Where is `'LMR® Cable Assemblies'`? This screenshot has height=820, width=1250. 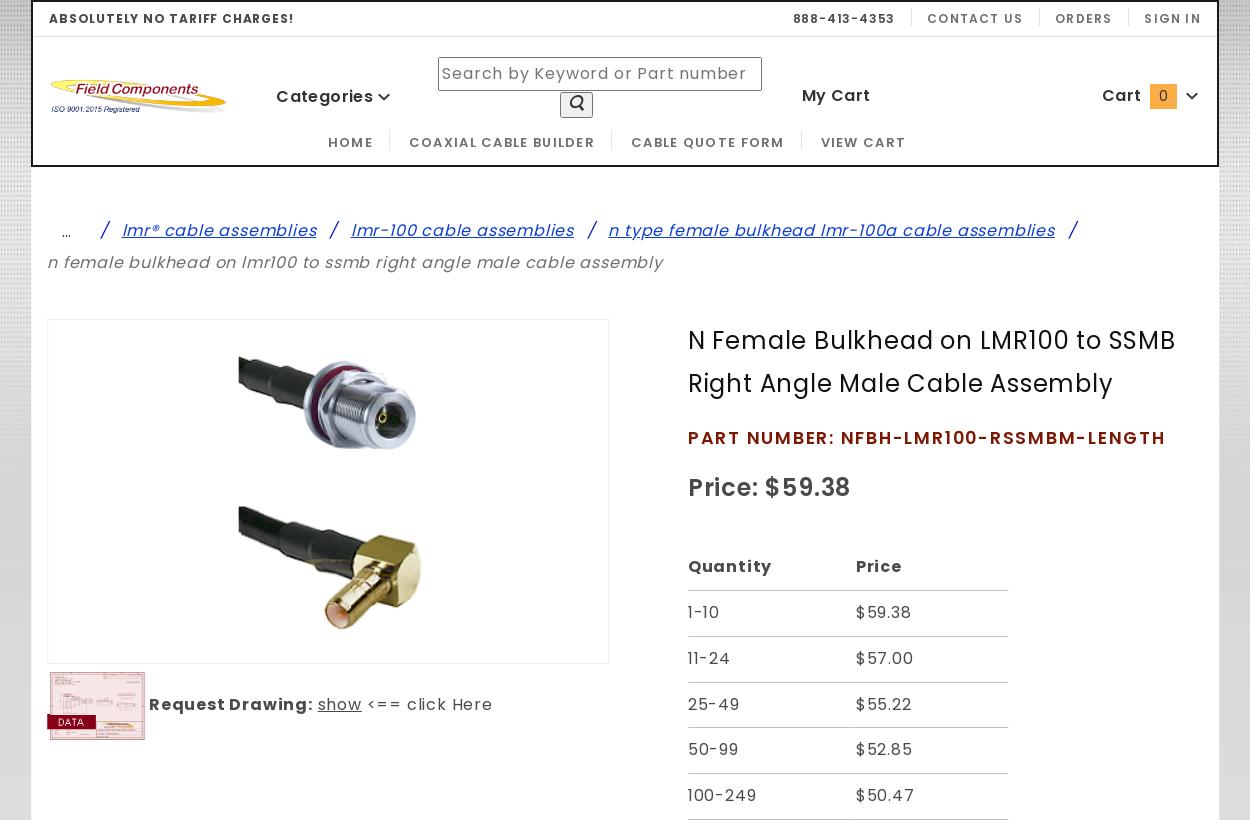 'LMR® Cable Assemblies' is located at coordinates (217, 228).